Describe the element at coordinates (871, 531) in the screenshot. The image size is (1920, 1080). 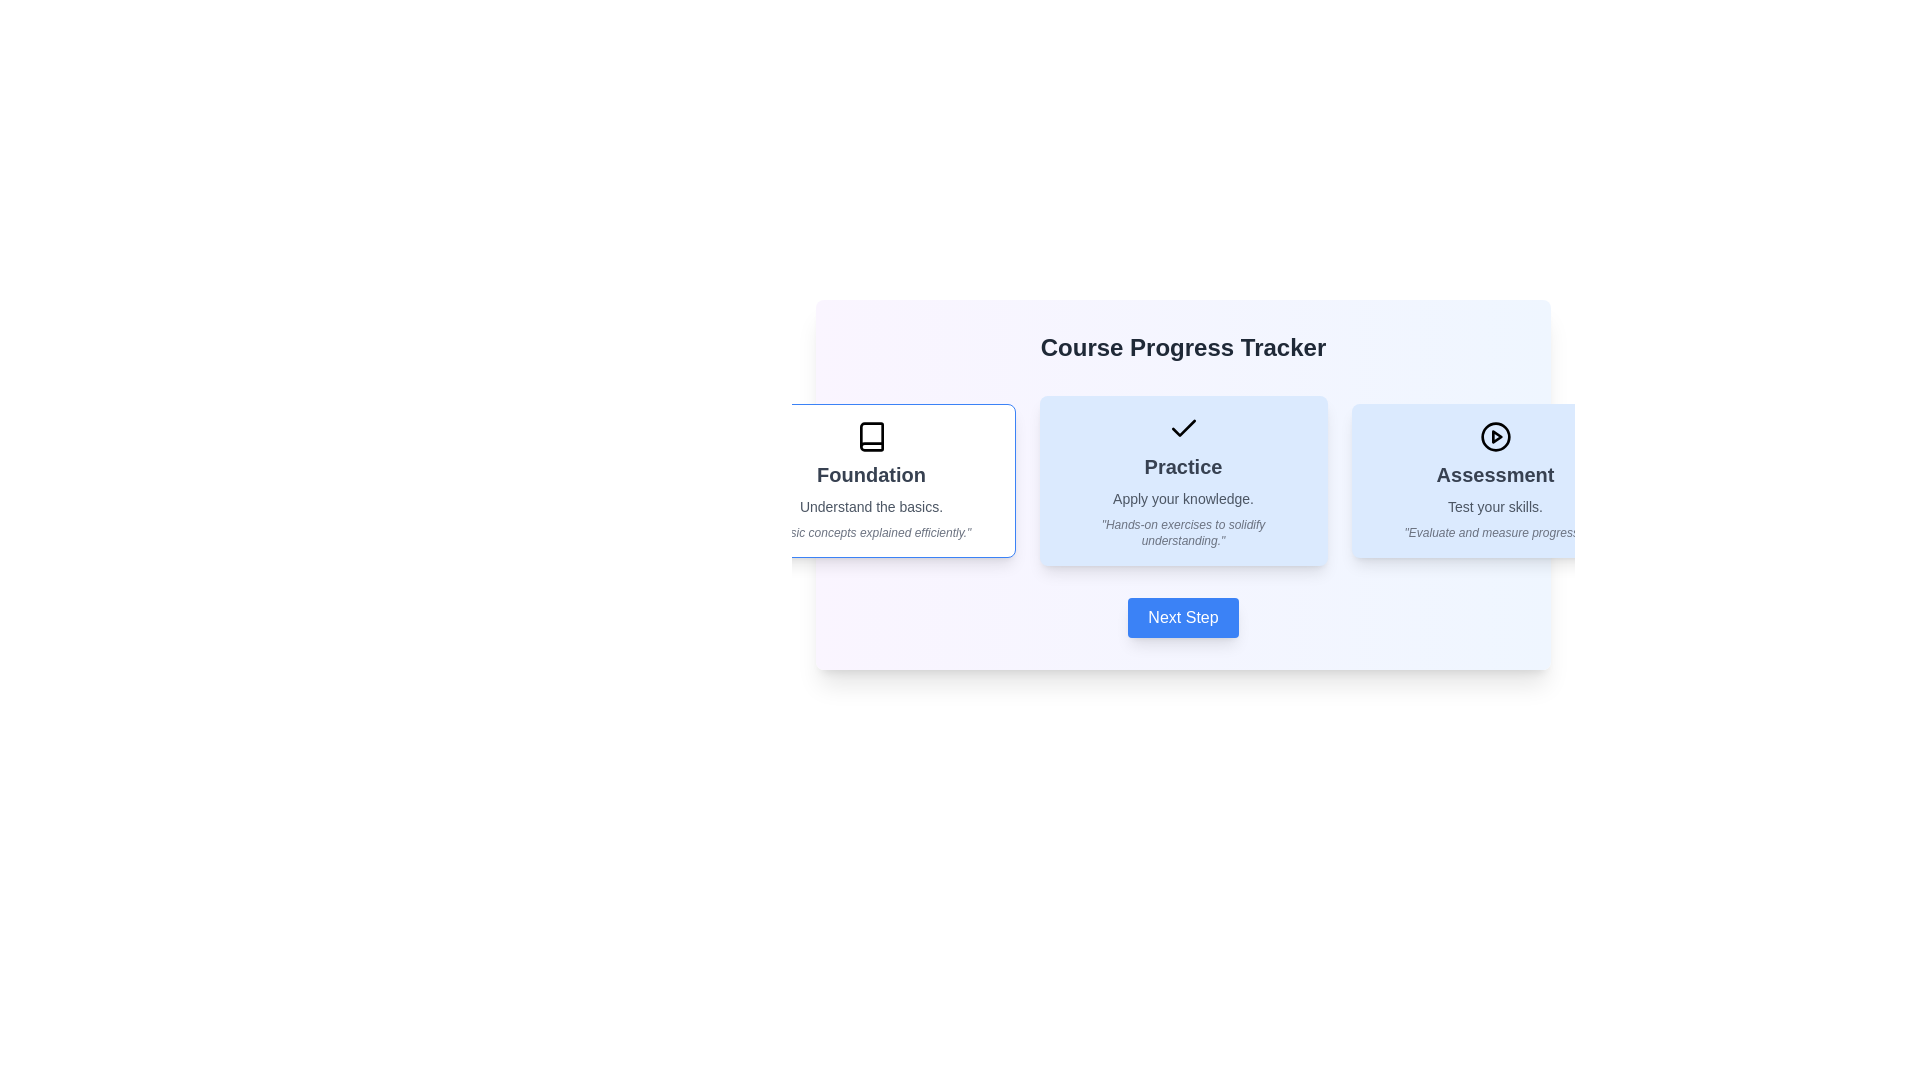
I see `the italicized text label that reads 'Basic concepts explained efficiently.' located within the 'Foundation' card` at that location.